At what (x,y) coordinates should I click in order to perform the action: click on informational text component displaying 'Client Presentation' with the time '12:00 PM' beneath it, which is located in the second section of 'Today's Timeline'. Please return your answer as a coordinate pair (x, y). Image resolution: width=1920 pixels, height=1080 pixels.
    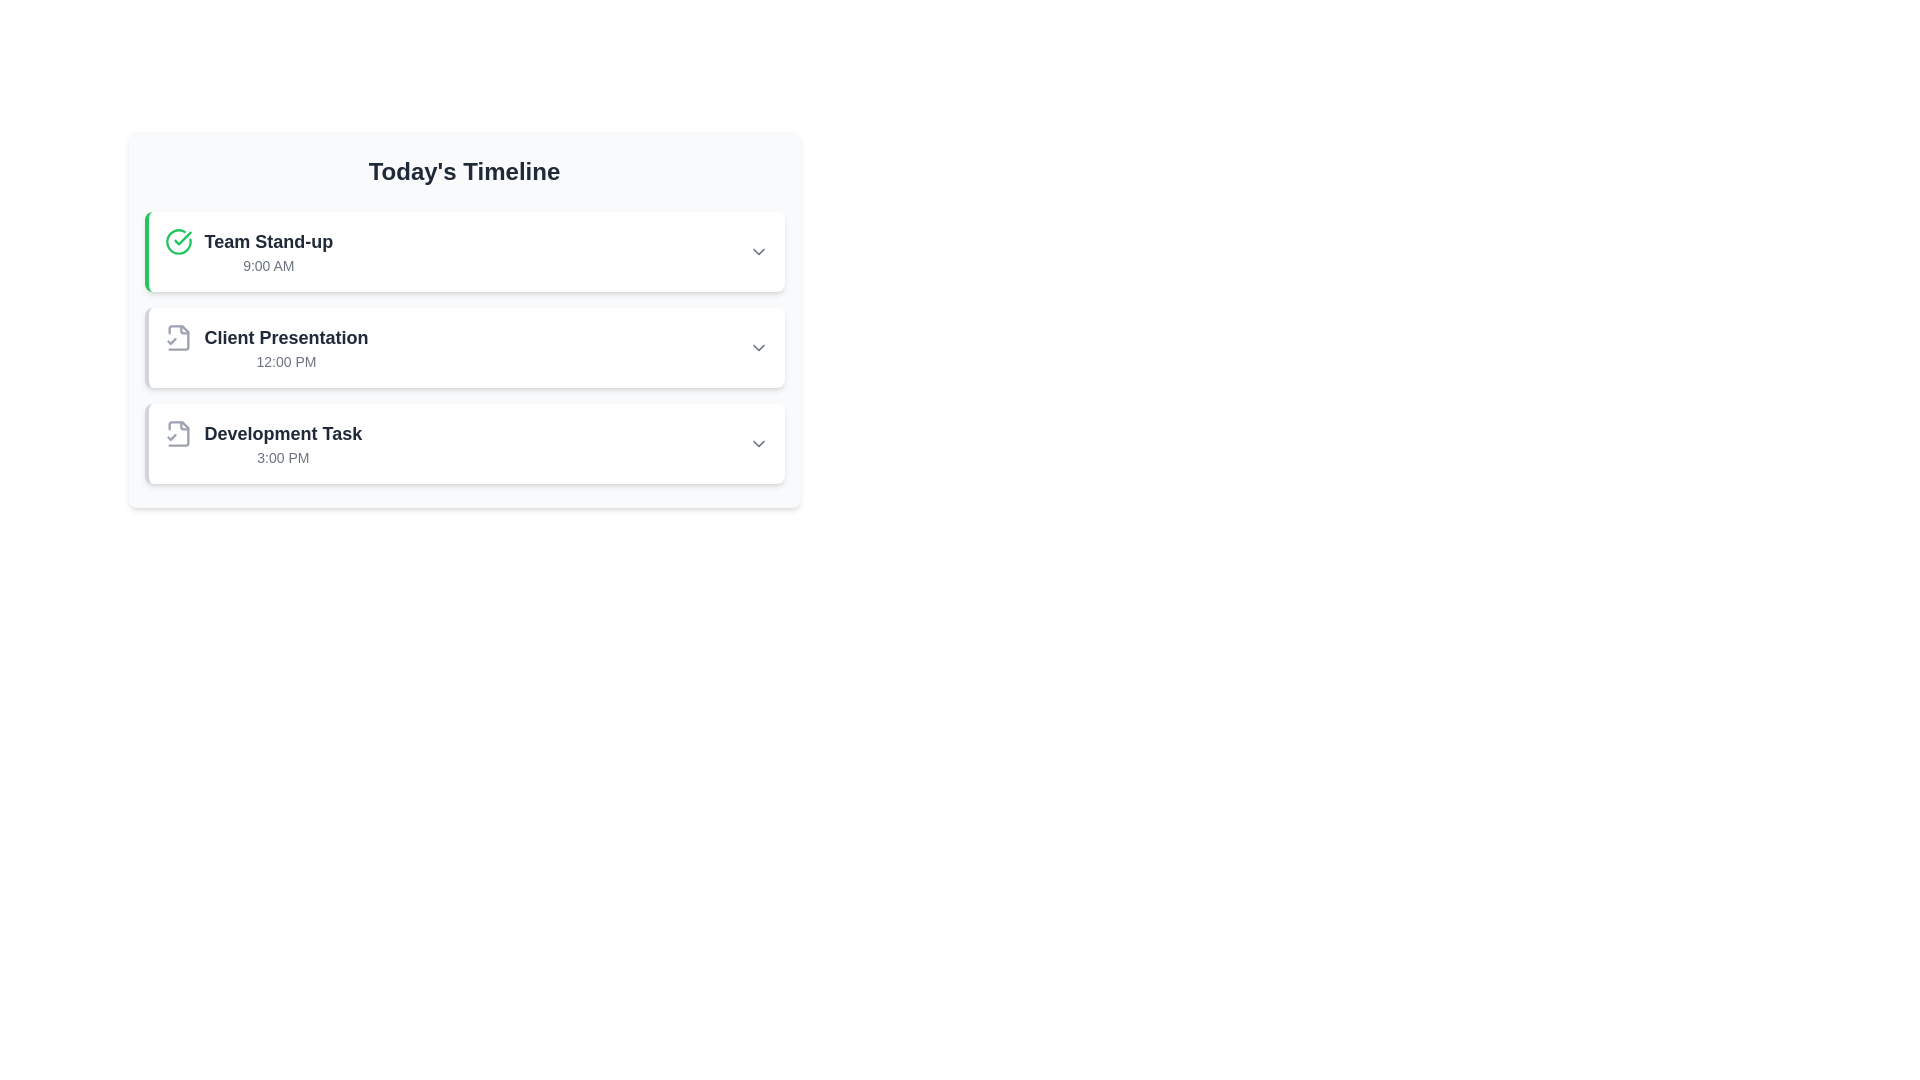
    Looking at the image, I should click on (285, 346).